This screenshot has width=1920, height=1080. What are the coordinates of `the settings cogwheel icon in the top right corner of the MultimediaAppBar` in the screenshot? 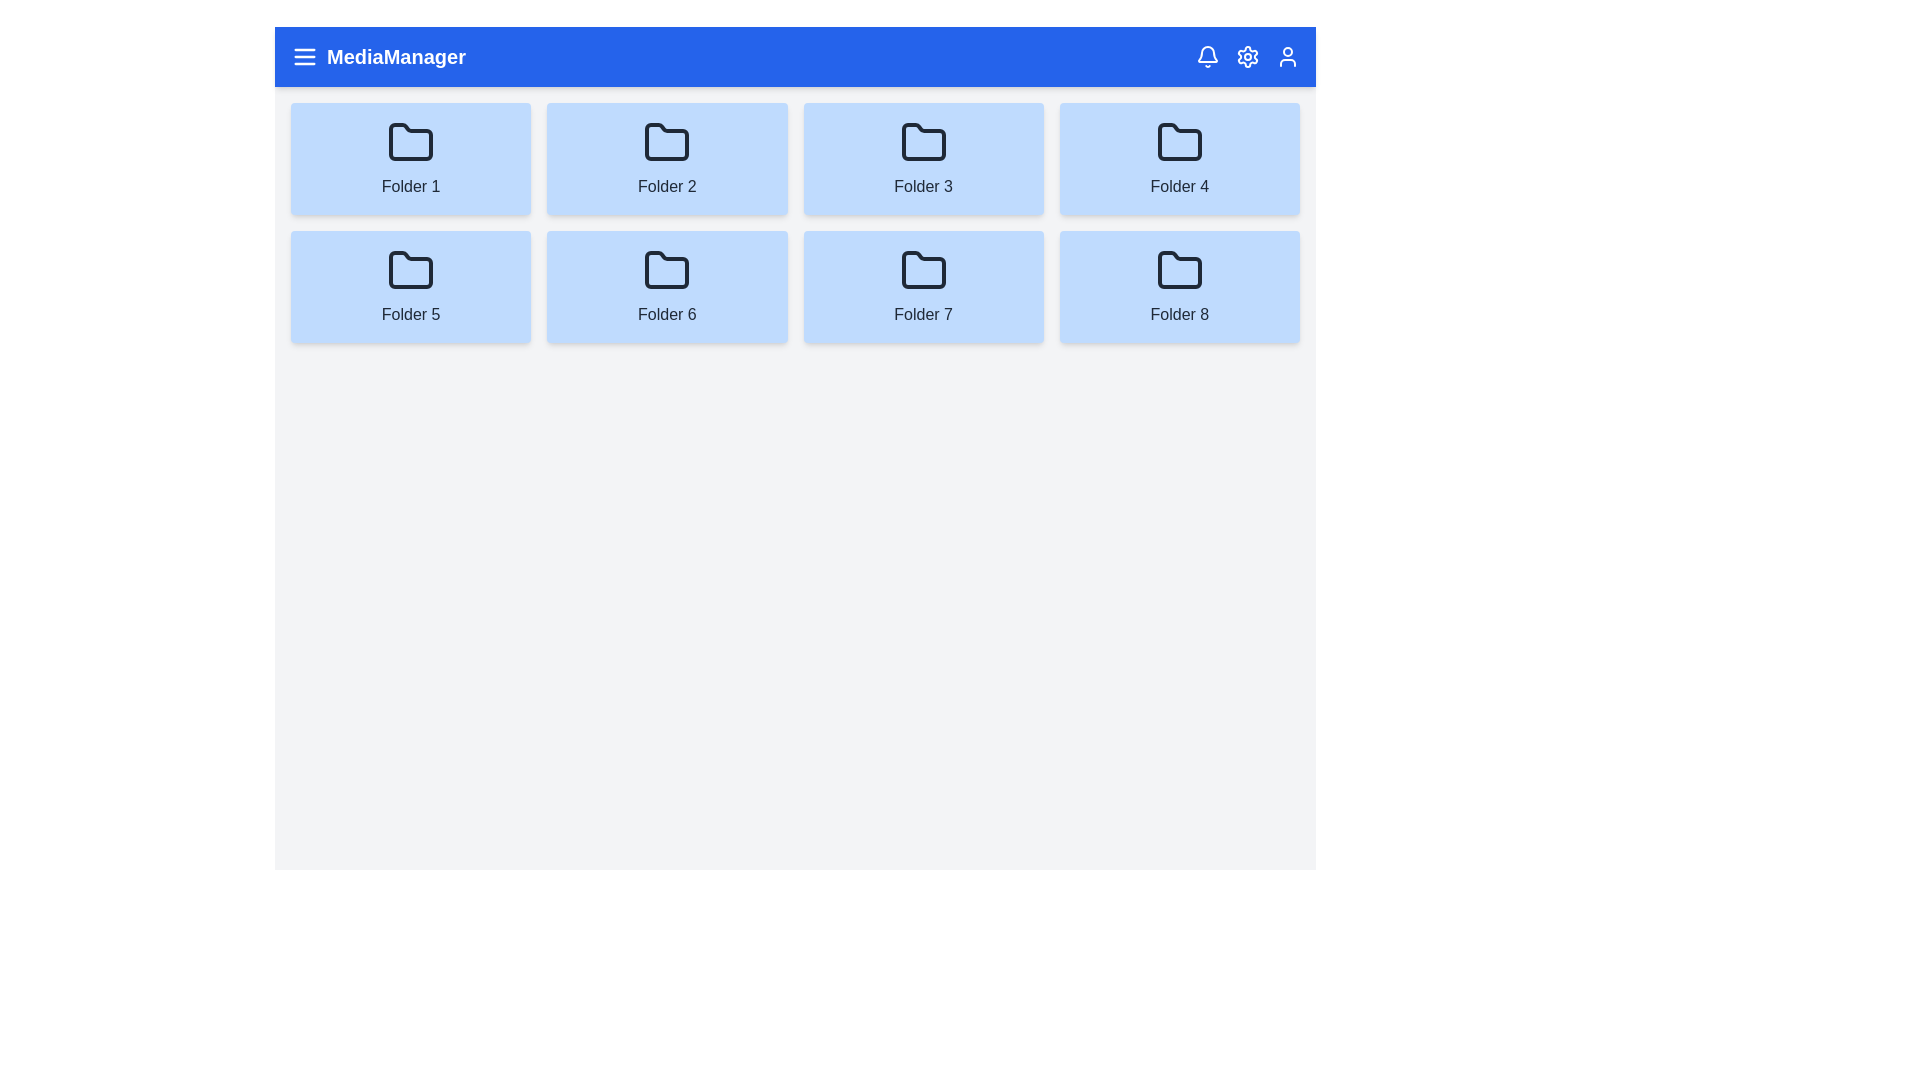 It's located at (1247, 56).